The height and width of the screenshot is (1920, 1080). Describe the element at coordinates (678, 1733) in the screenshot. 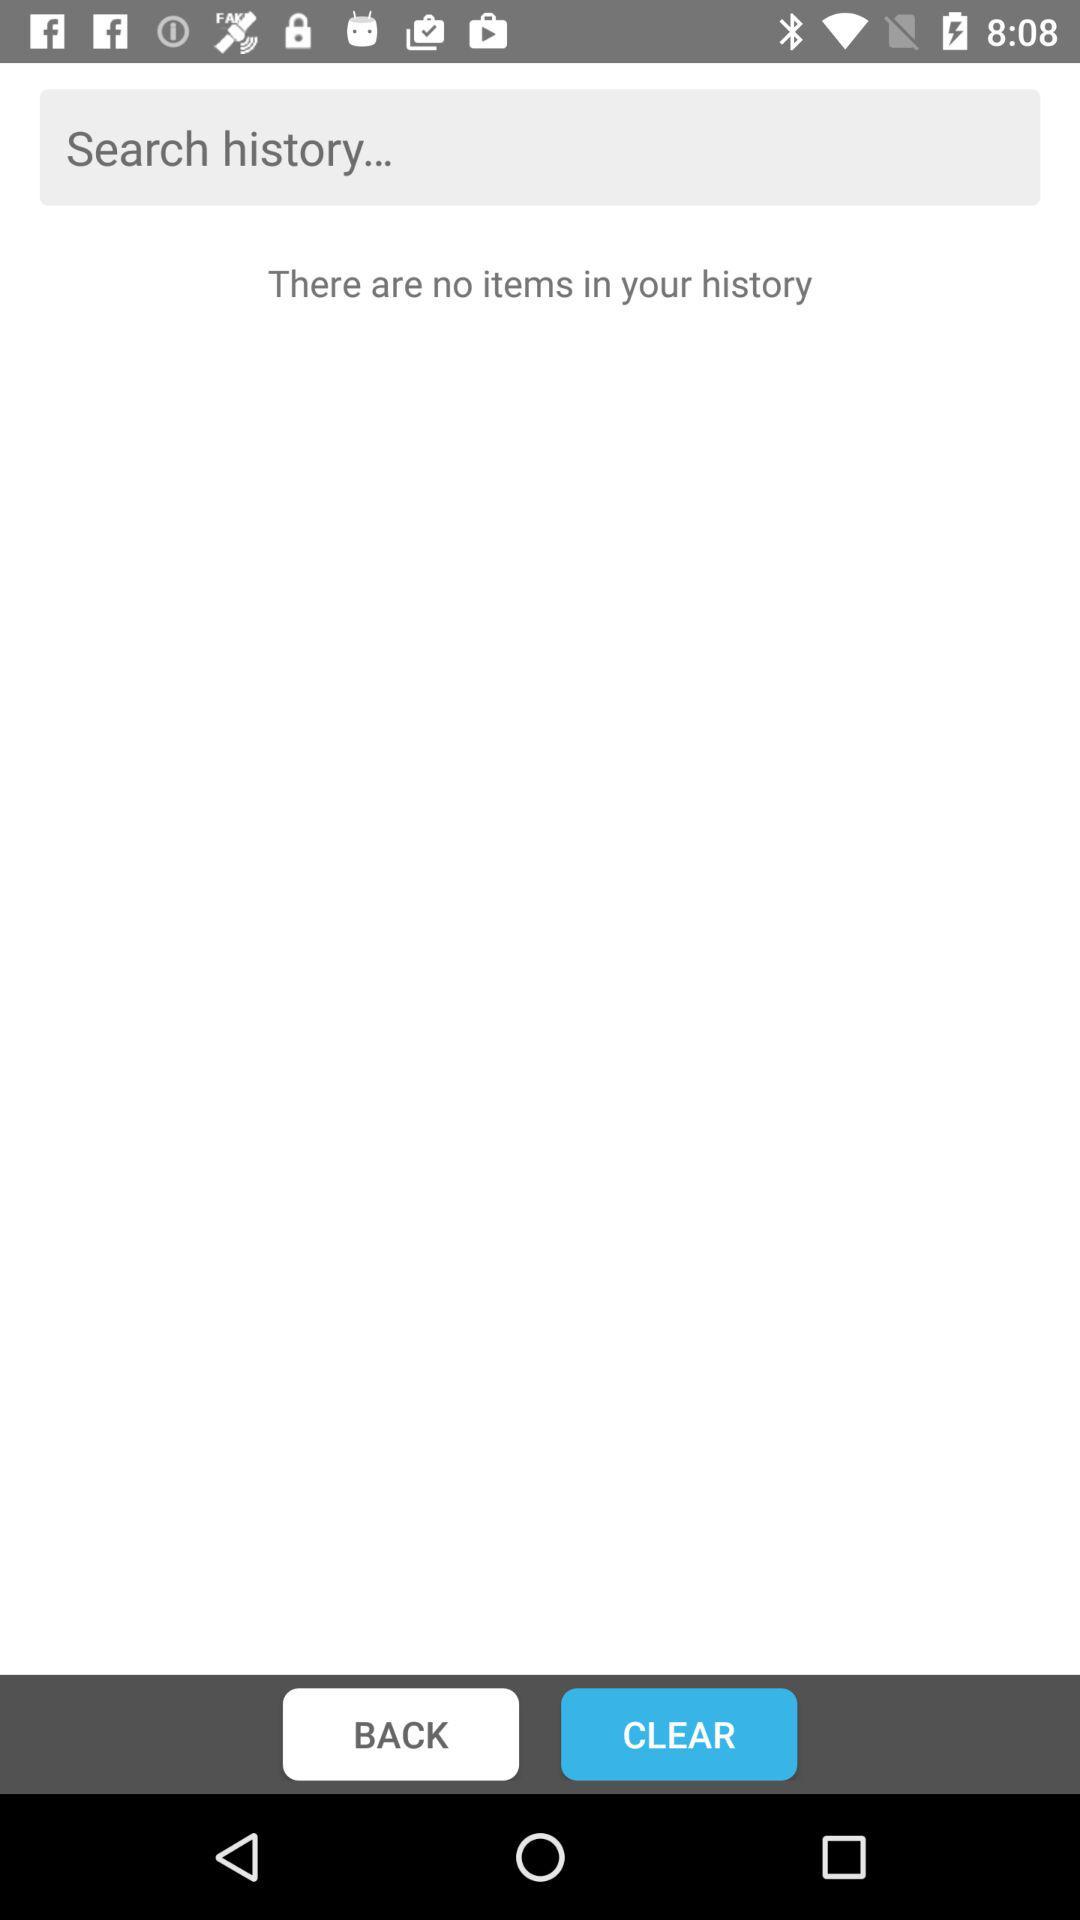

I see `the icon next to the back item` at that location.